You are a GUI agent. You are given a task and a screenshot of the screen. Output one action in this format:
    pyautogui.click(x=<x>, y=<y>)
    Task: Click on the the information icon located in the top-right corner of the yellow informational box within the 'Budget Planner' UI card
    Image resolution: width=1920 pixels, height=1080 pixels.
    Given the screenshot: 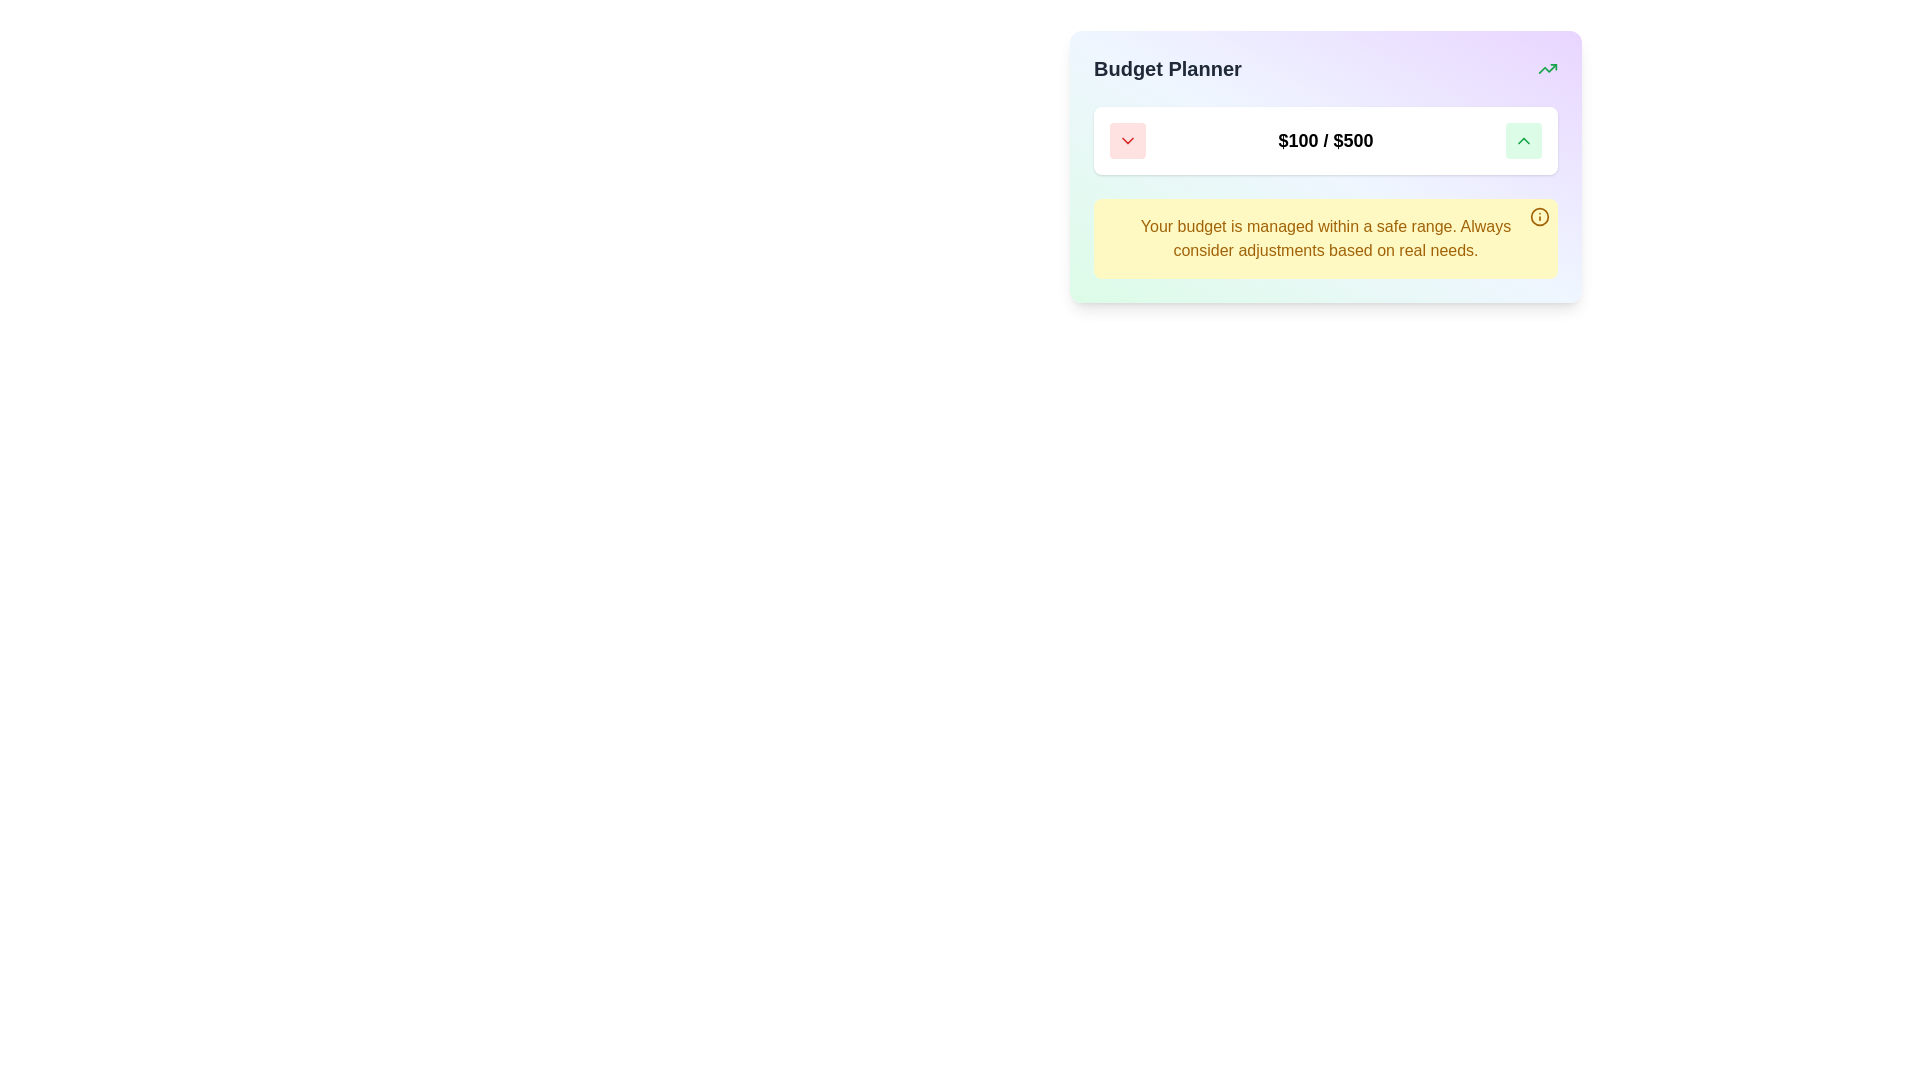 What is the action you would take?
    pyautogui.click(x=1539, y=216)
    